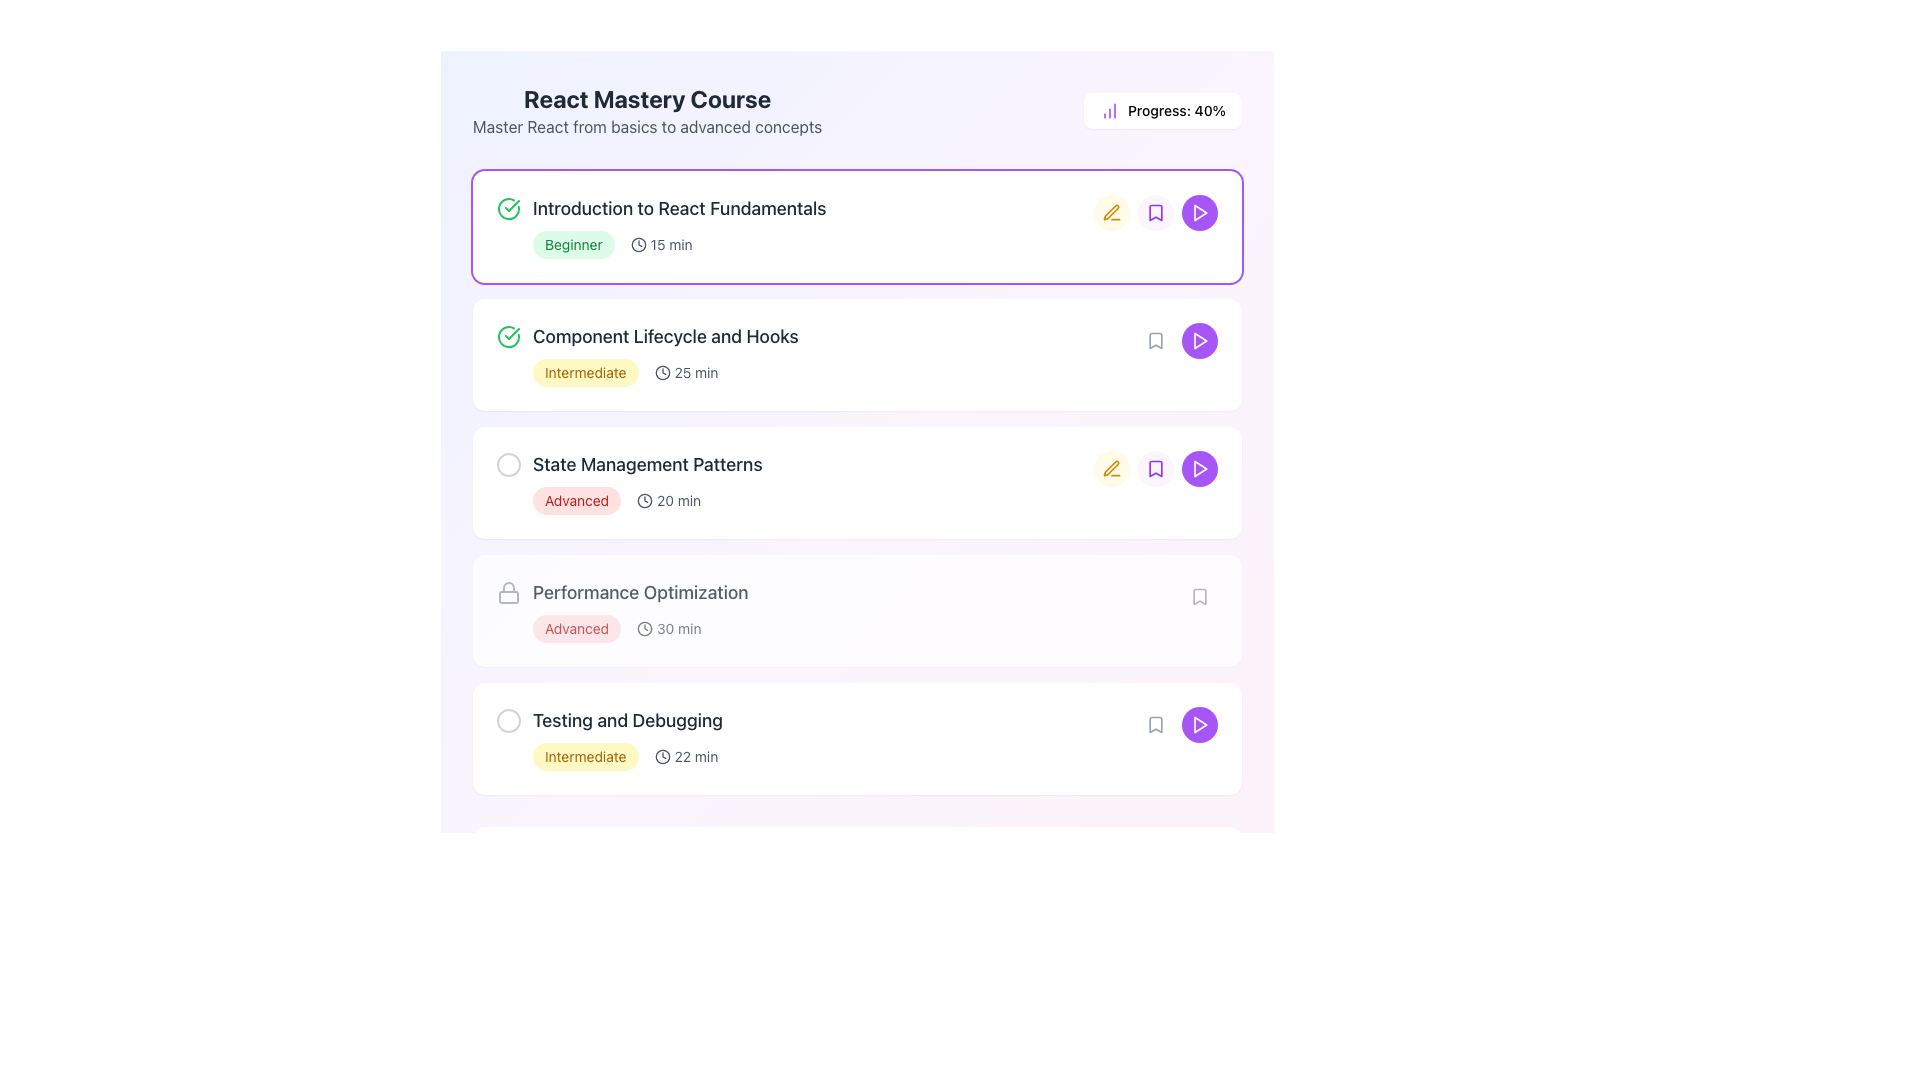  I want to click on the gray bookmark-shaped icon located inside the 'Component Lifecycle and Hooks' task block, so click(1156, 339).